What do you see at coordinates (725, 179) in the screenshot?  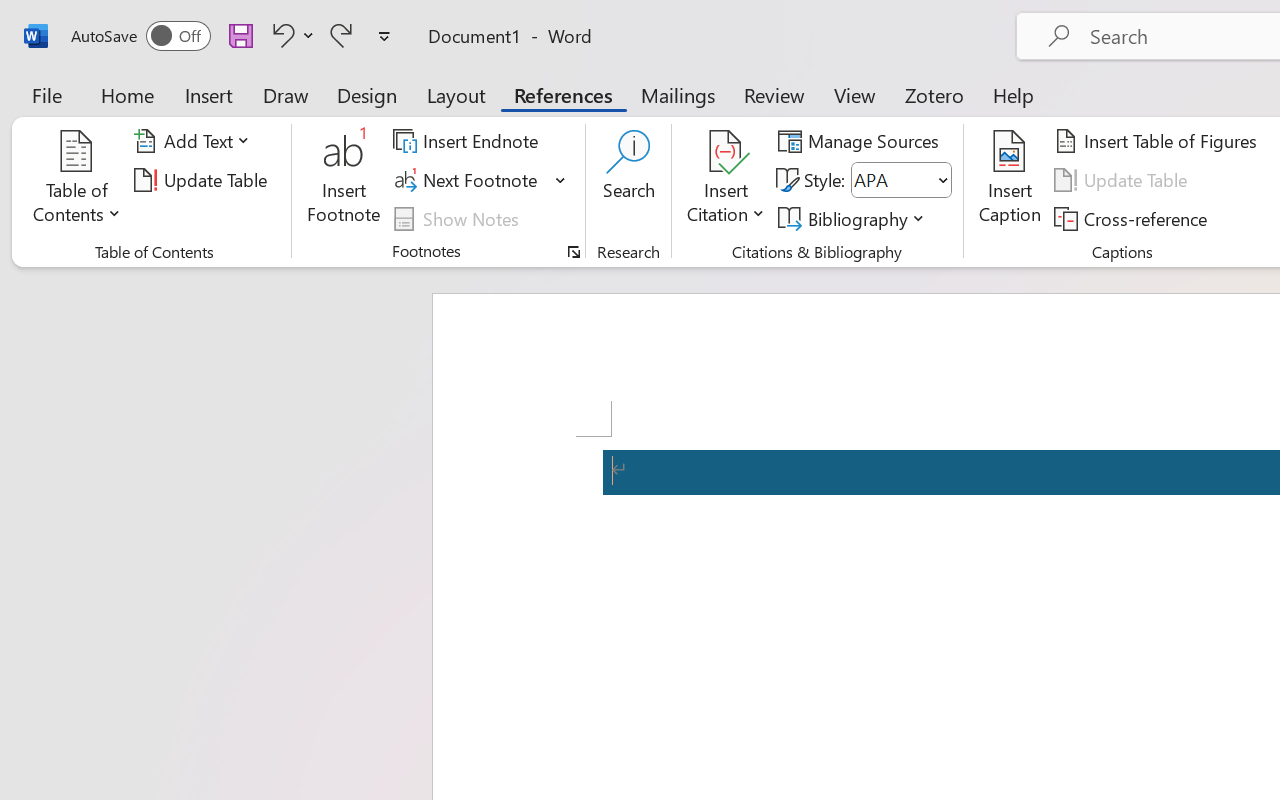 I see `'Insert Citation'` at bounding box center [725, 179].